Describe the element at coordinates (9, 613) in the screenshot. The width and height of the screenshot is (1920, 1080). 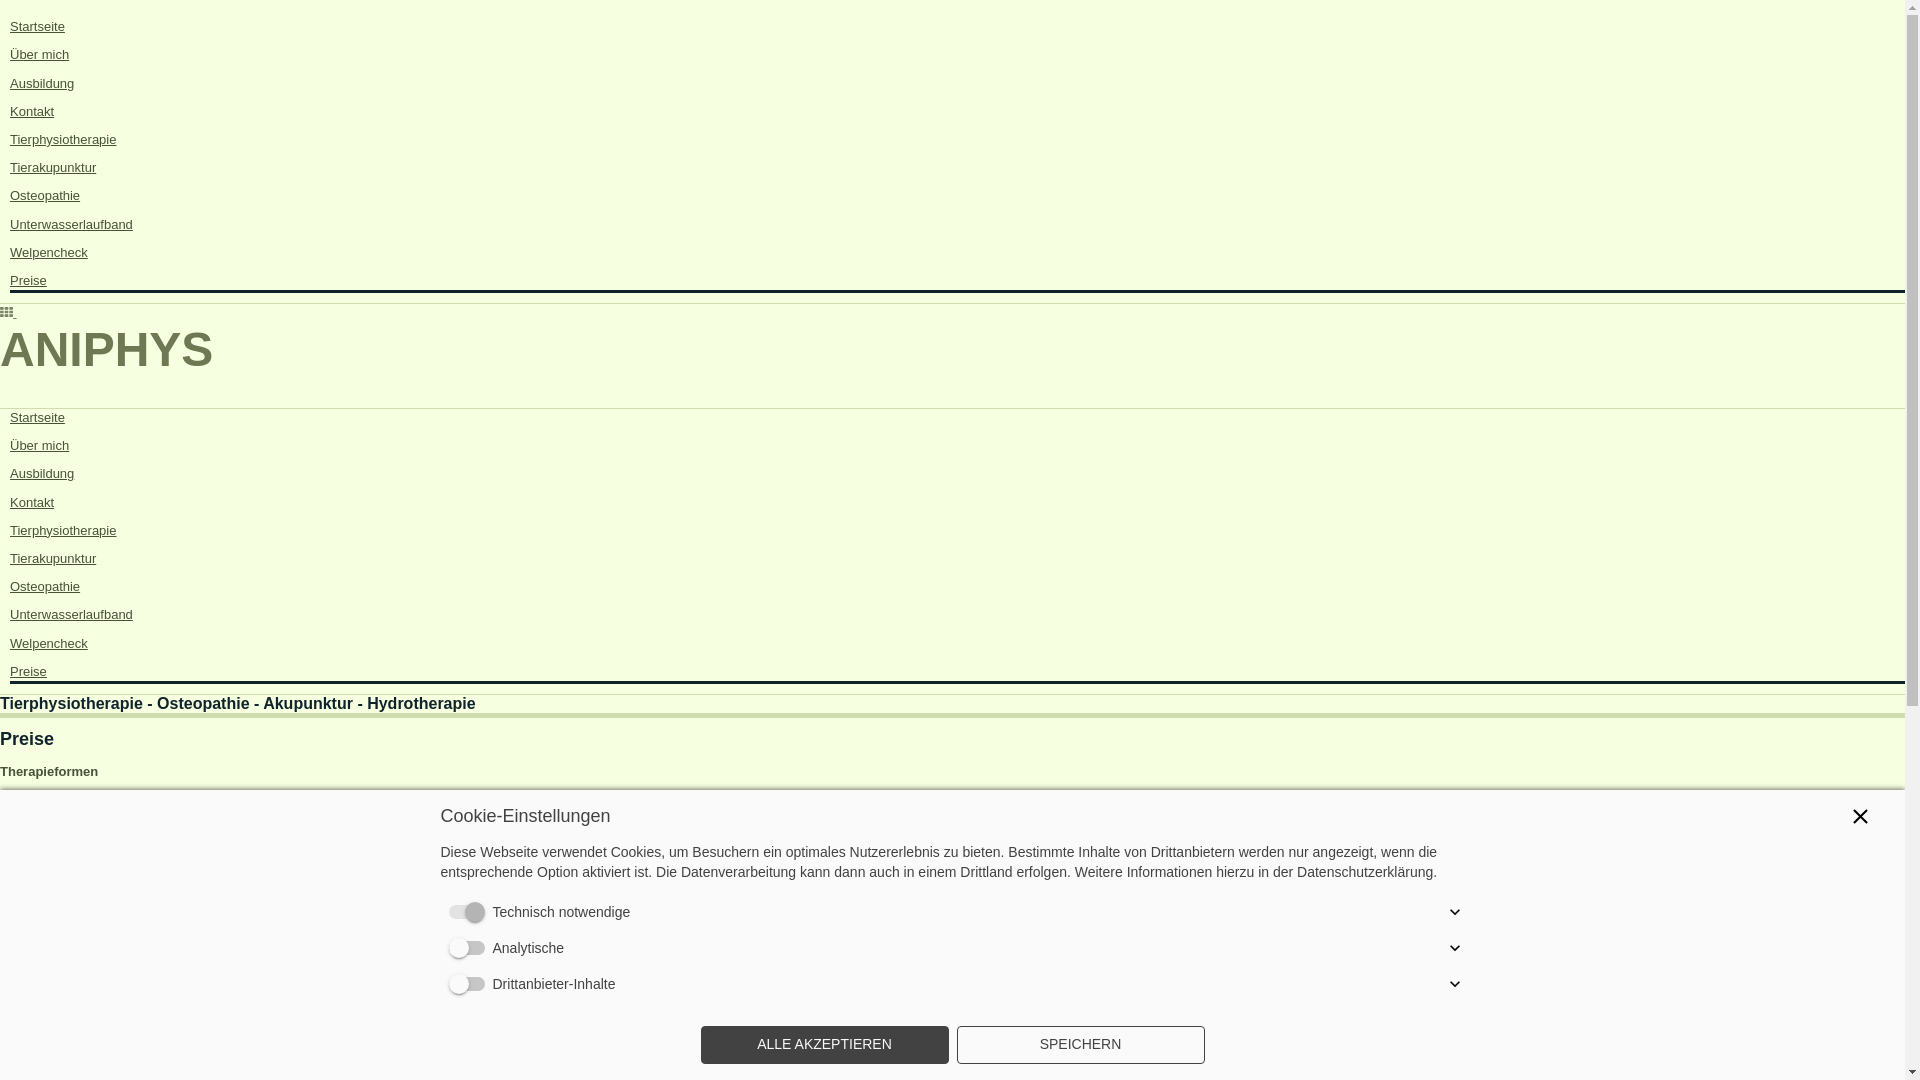
I see `'Unterwasserlaufband'` at that location.